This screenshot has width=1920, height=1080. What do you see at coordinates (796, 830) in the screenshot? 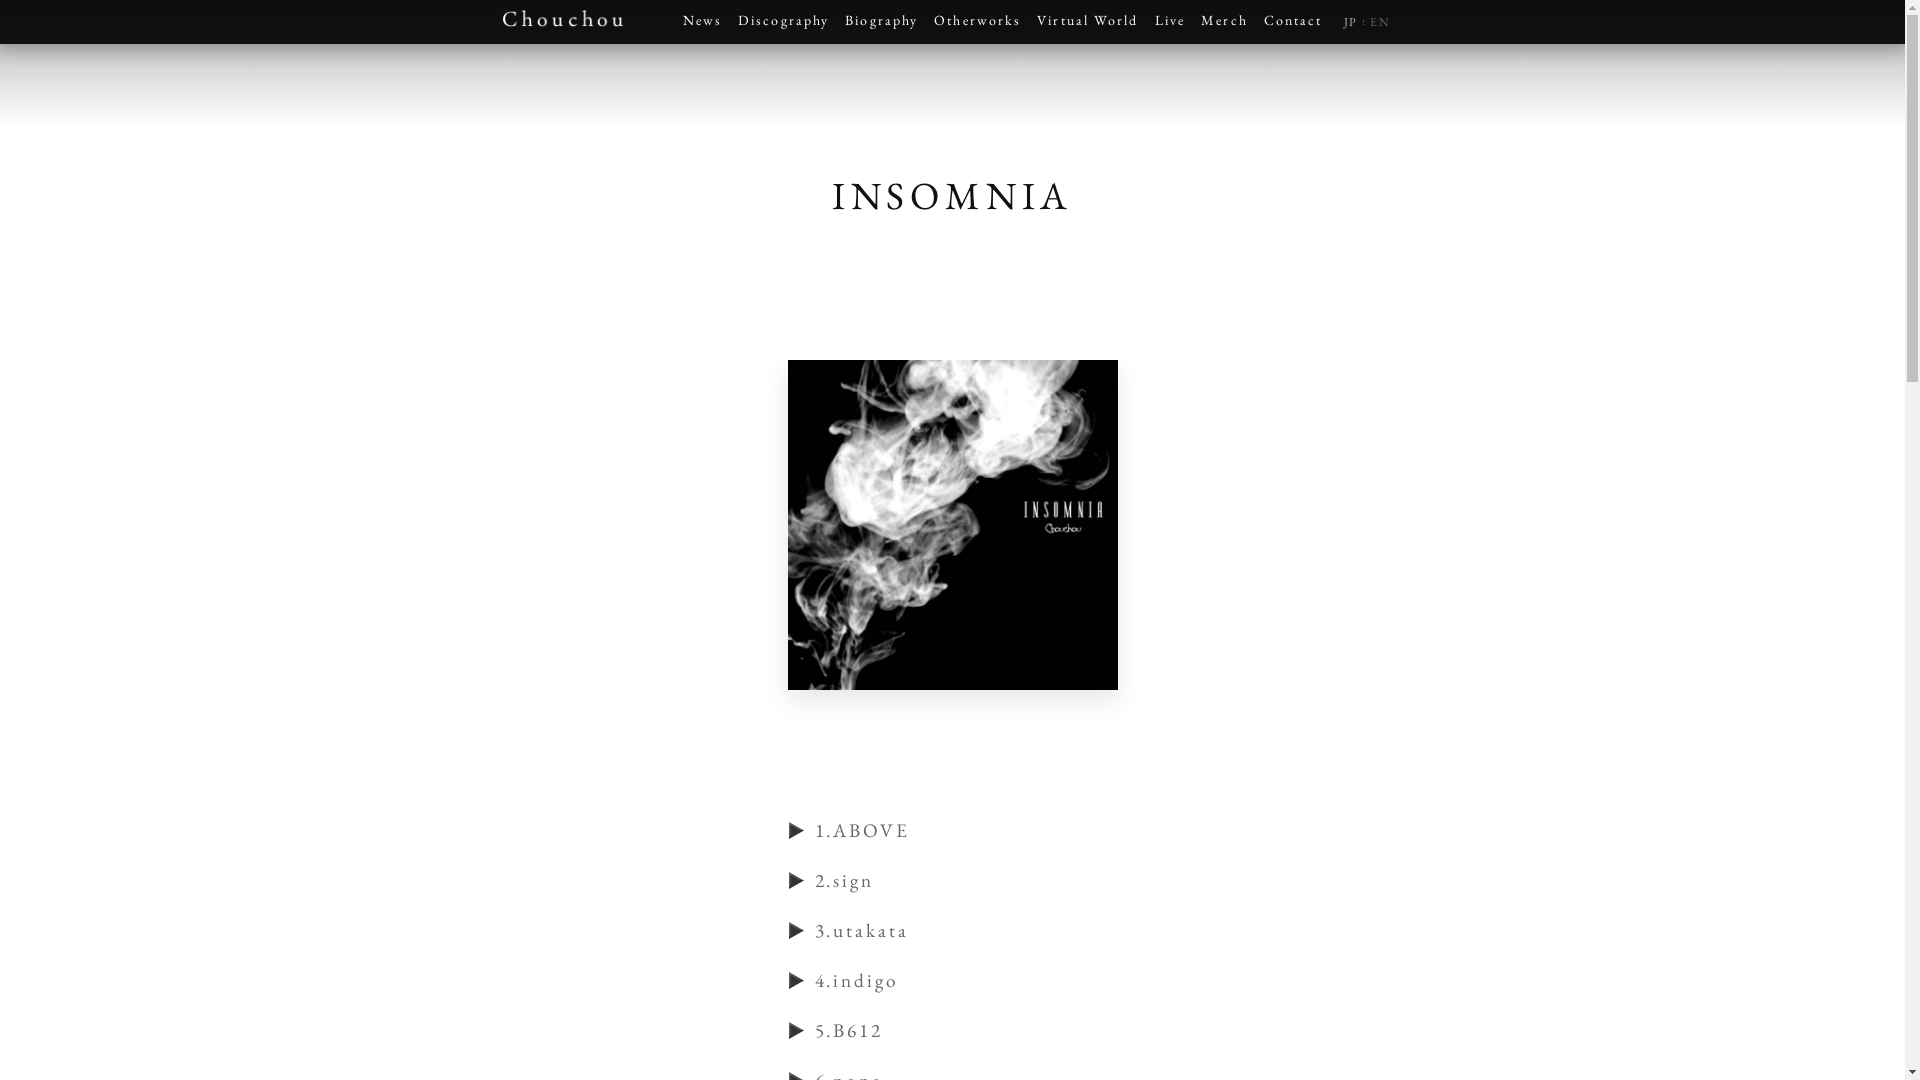
I see `'play'` at bounding box center [796, 830].